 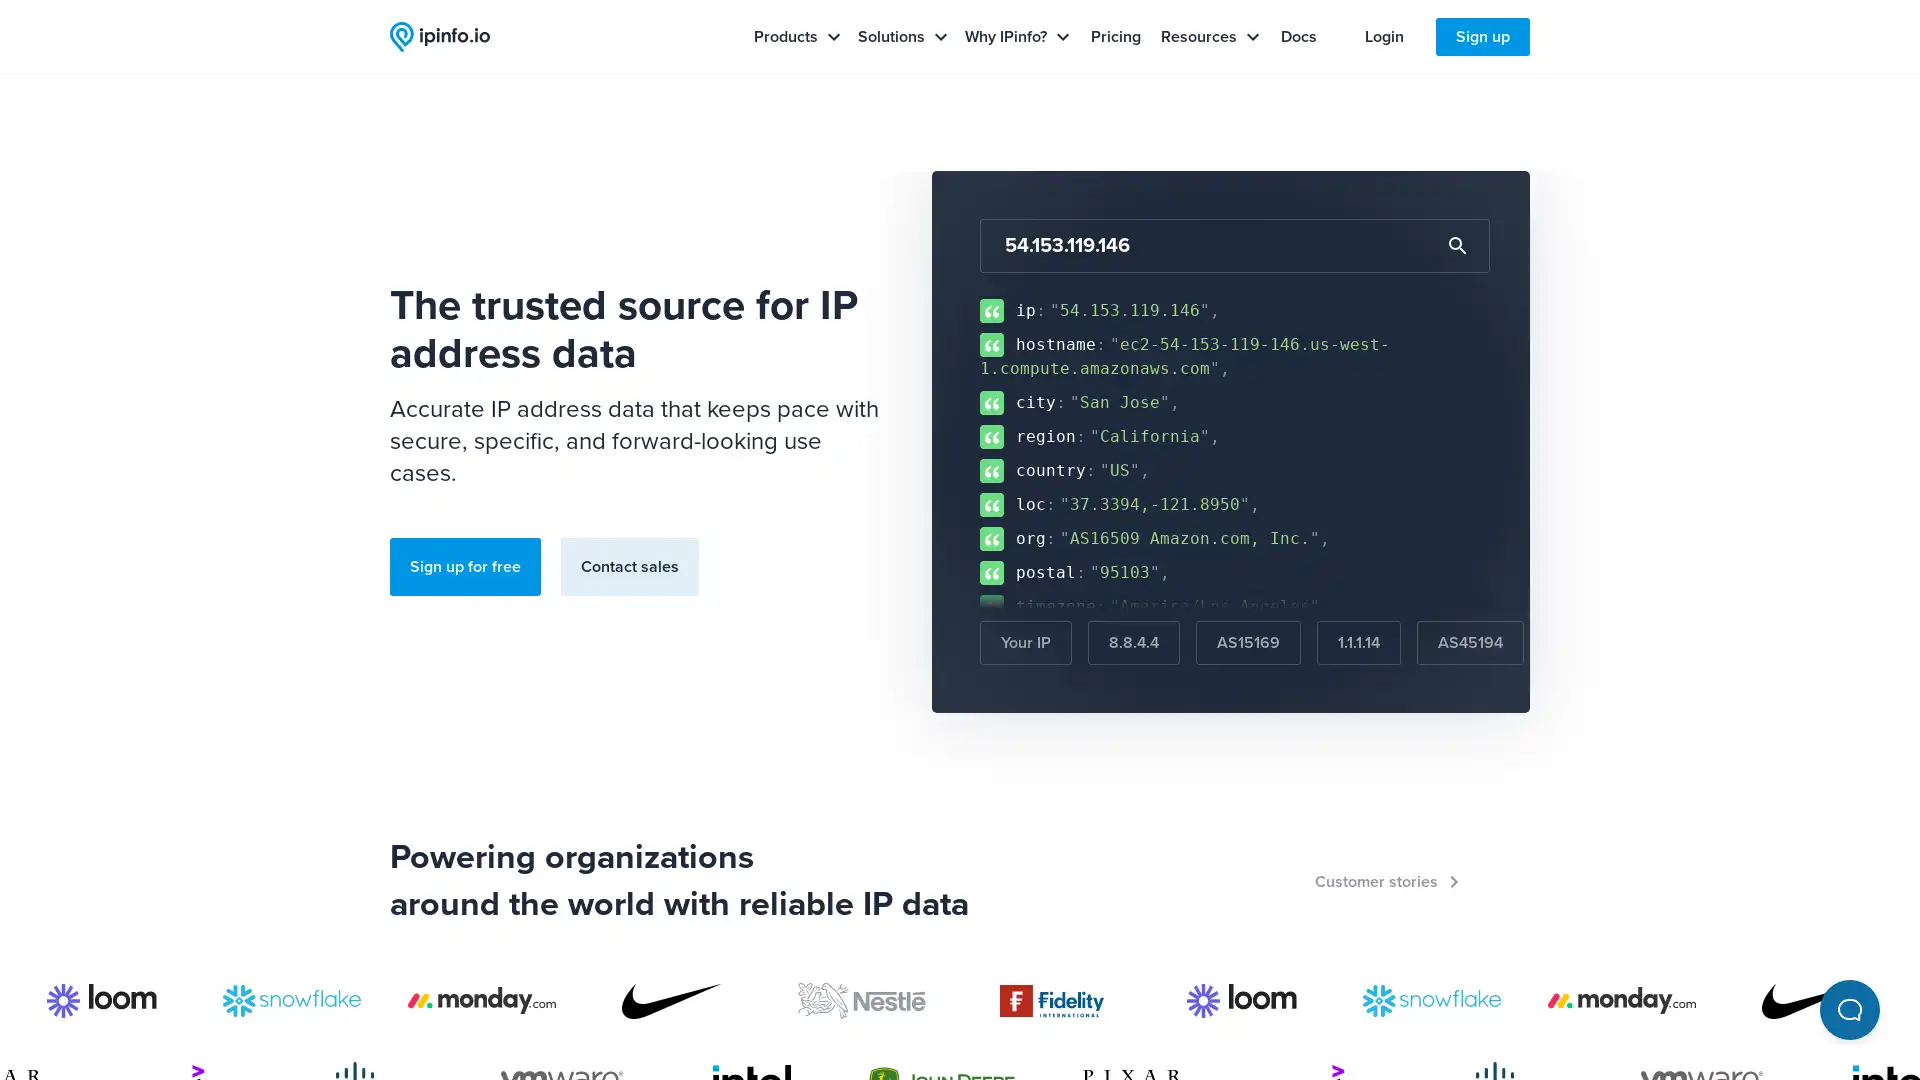 What do you see at coordinates (1026, 643) in the screenshot?
I see `Your IP` at bounding box center [1026, 643].